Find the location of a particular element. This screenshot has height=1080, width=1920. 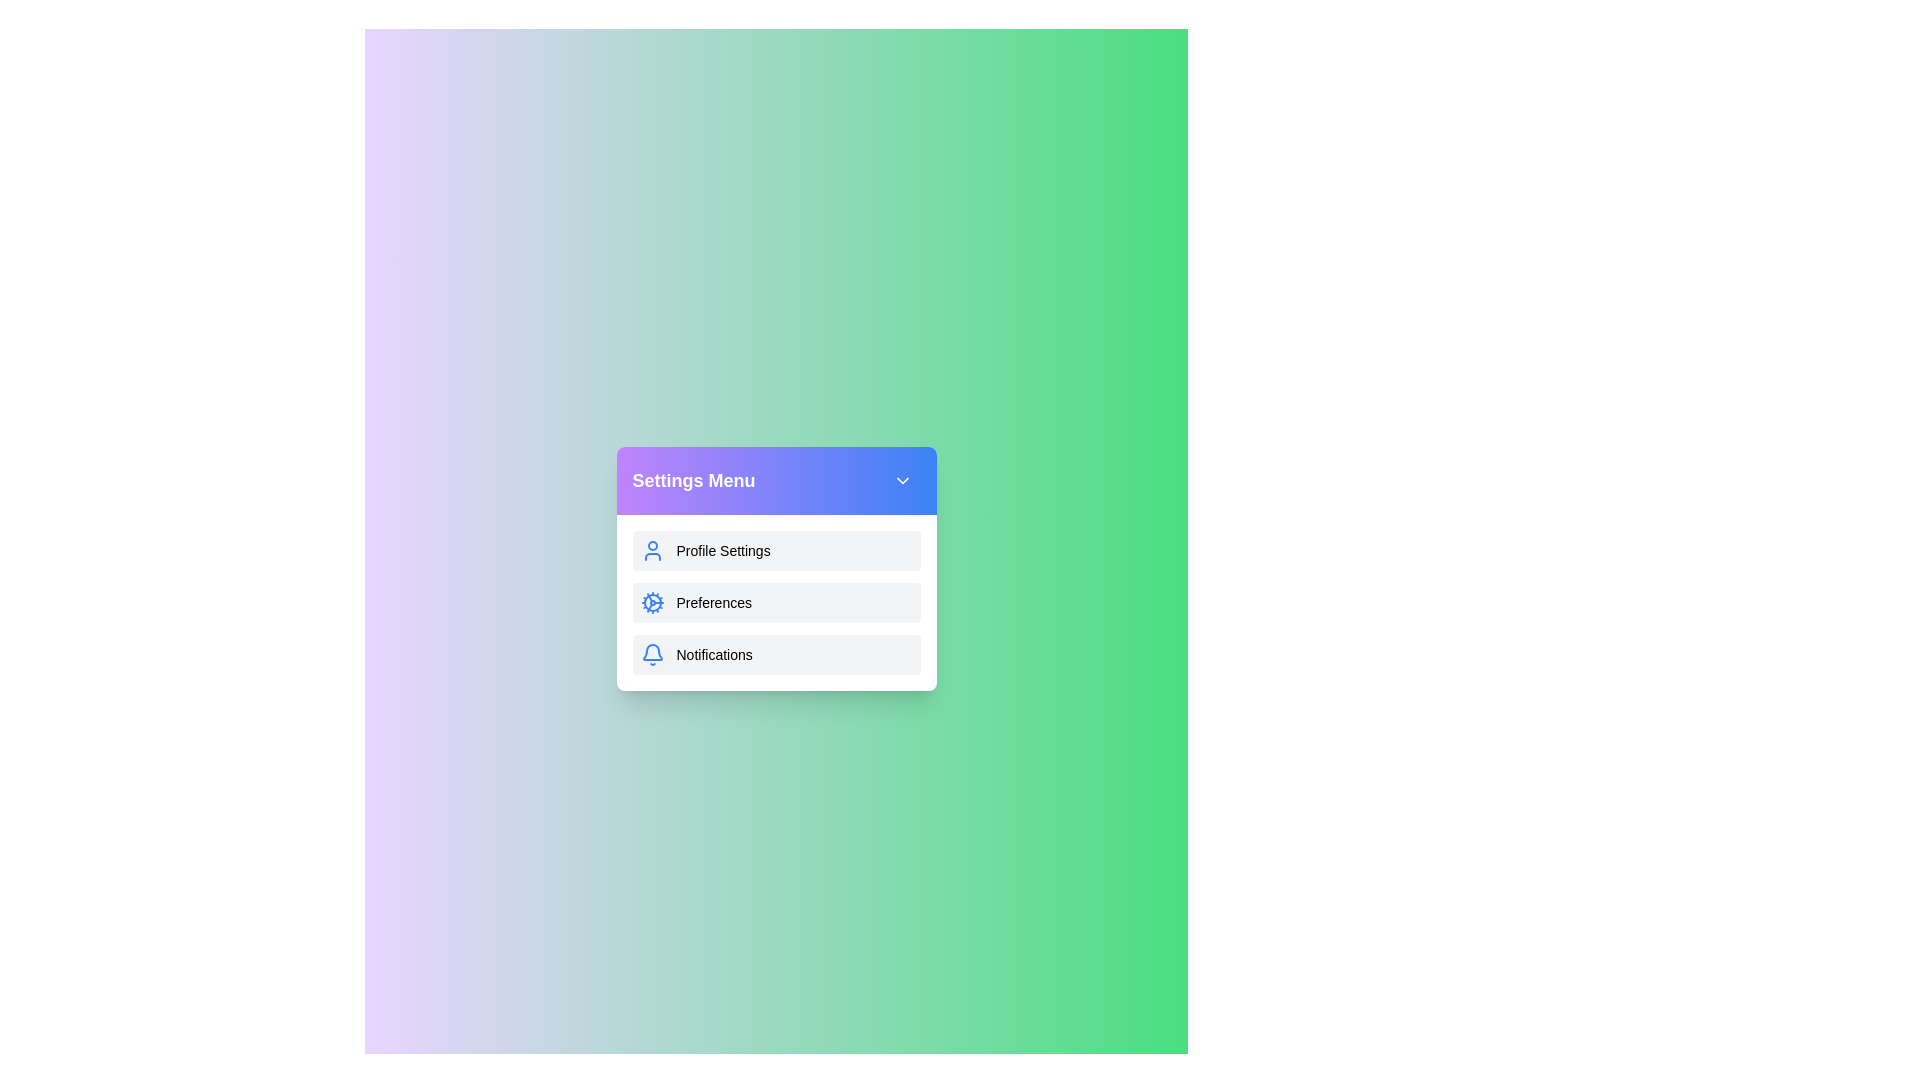

the 'Notifications' menu item is located at coordinates (775, 655).